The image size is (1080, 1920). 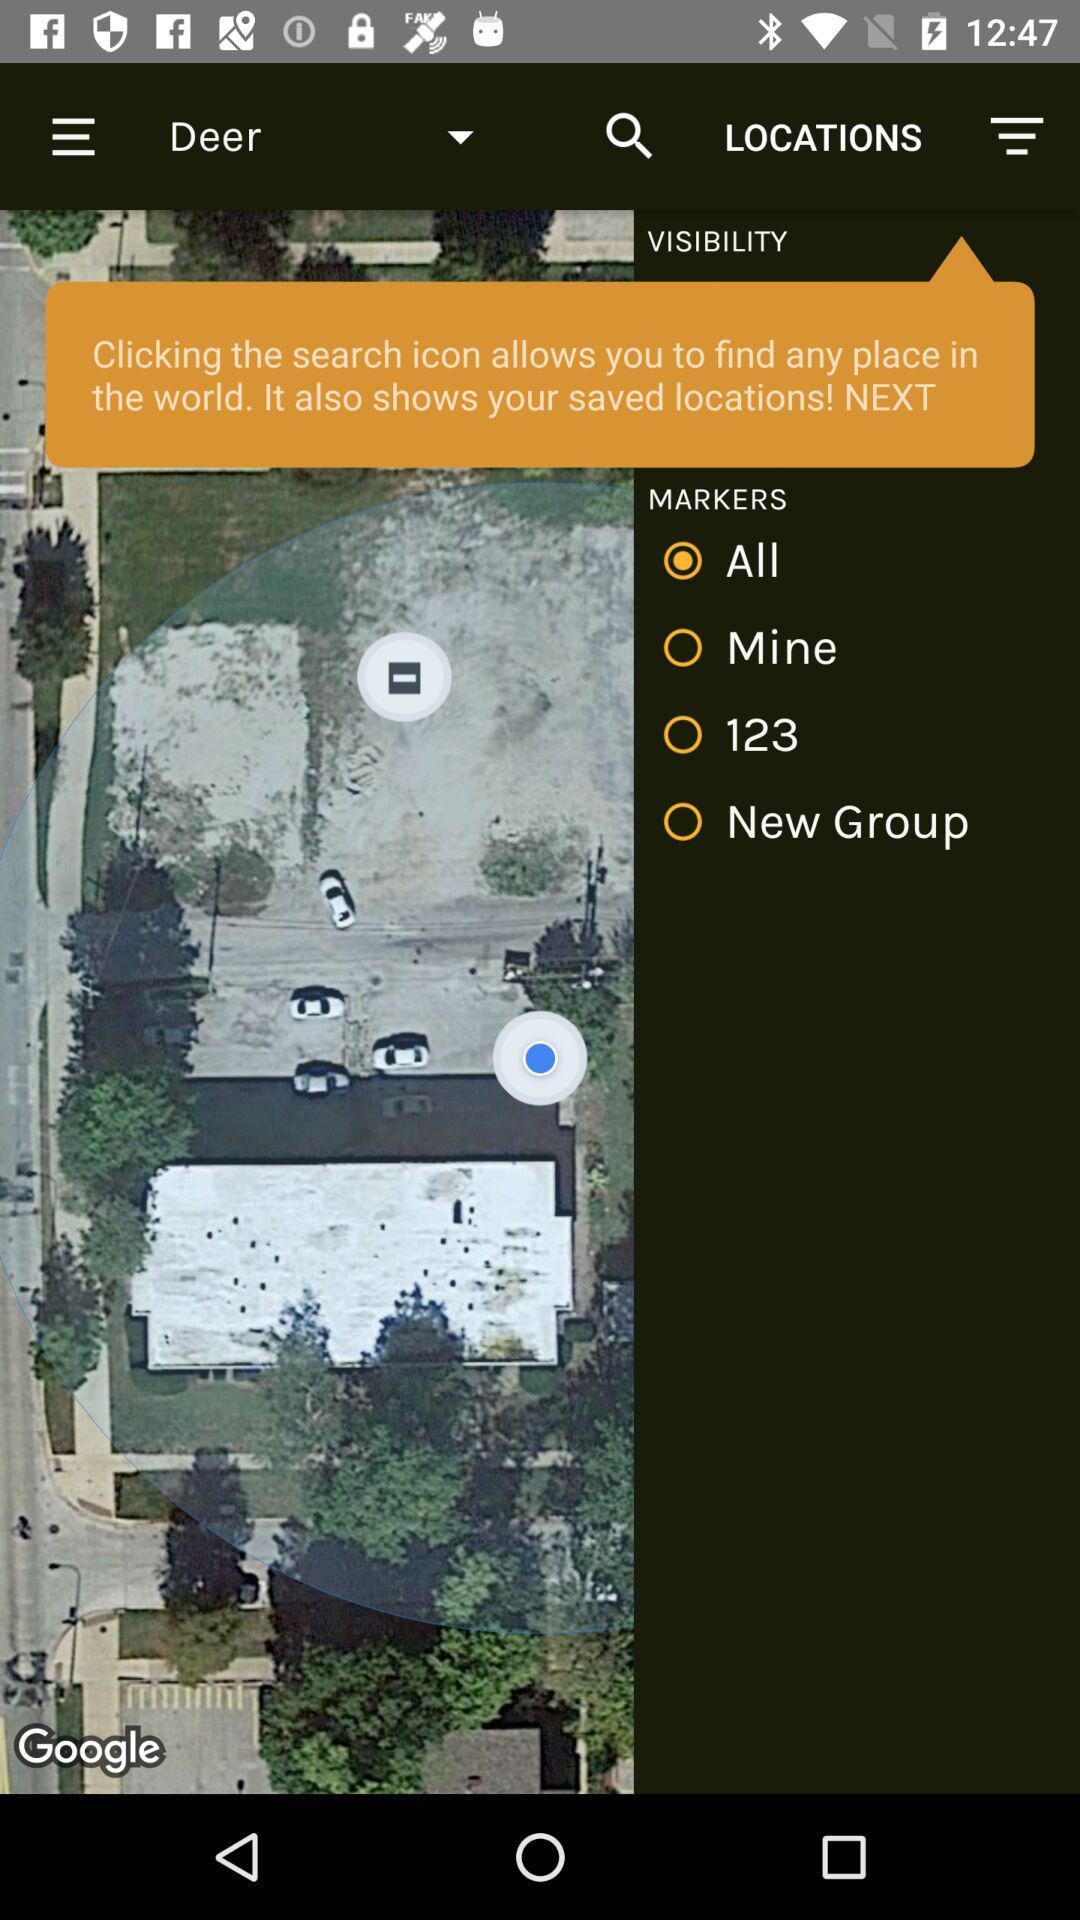 What do you see at coordinates (824, 822) in the screenshot?
I see `last option` at bounding box center [824, 822].